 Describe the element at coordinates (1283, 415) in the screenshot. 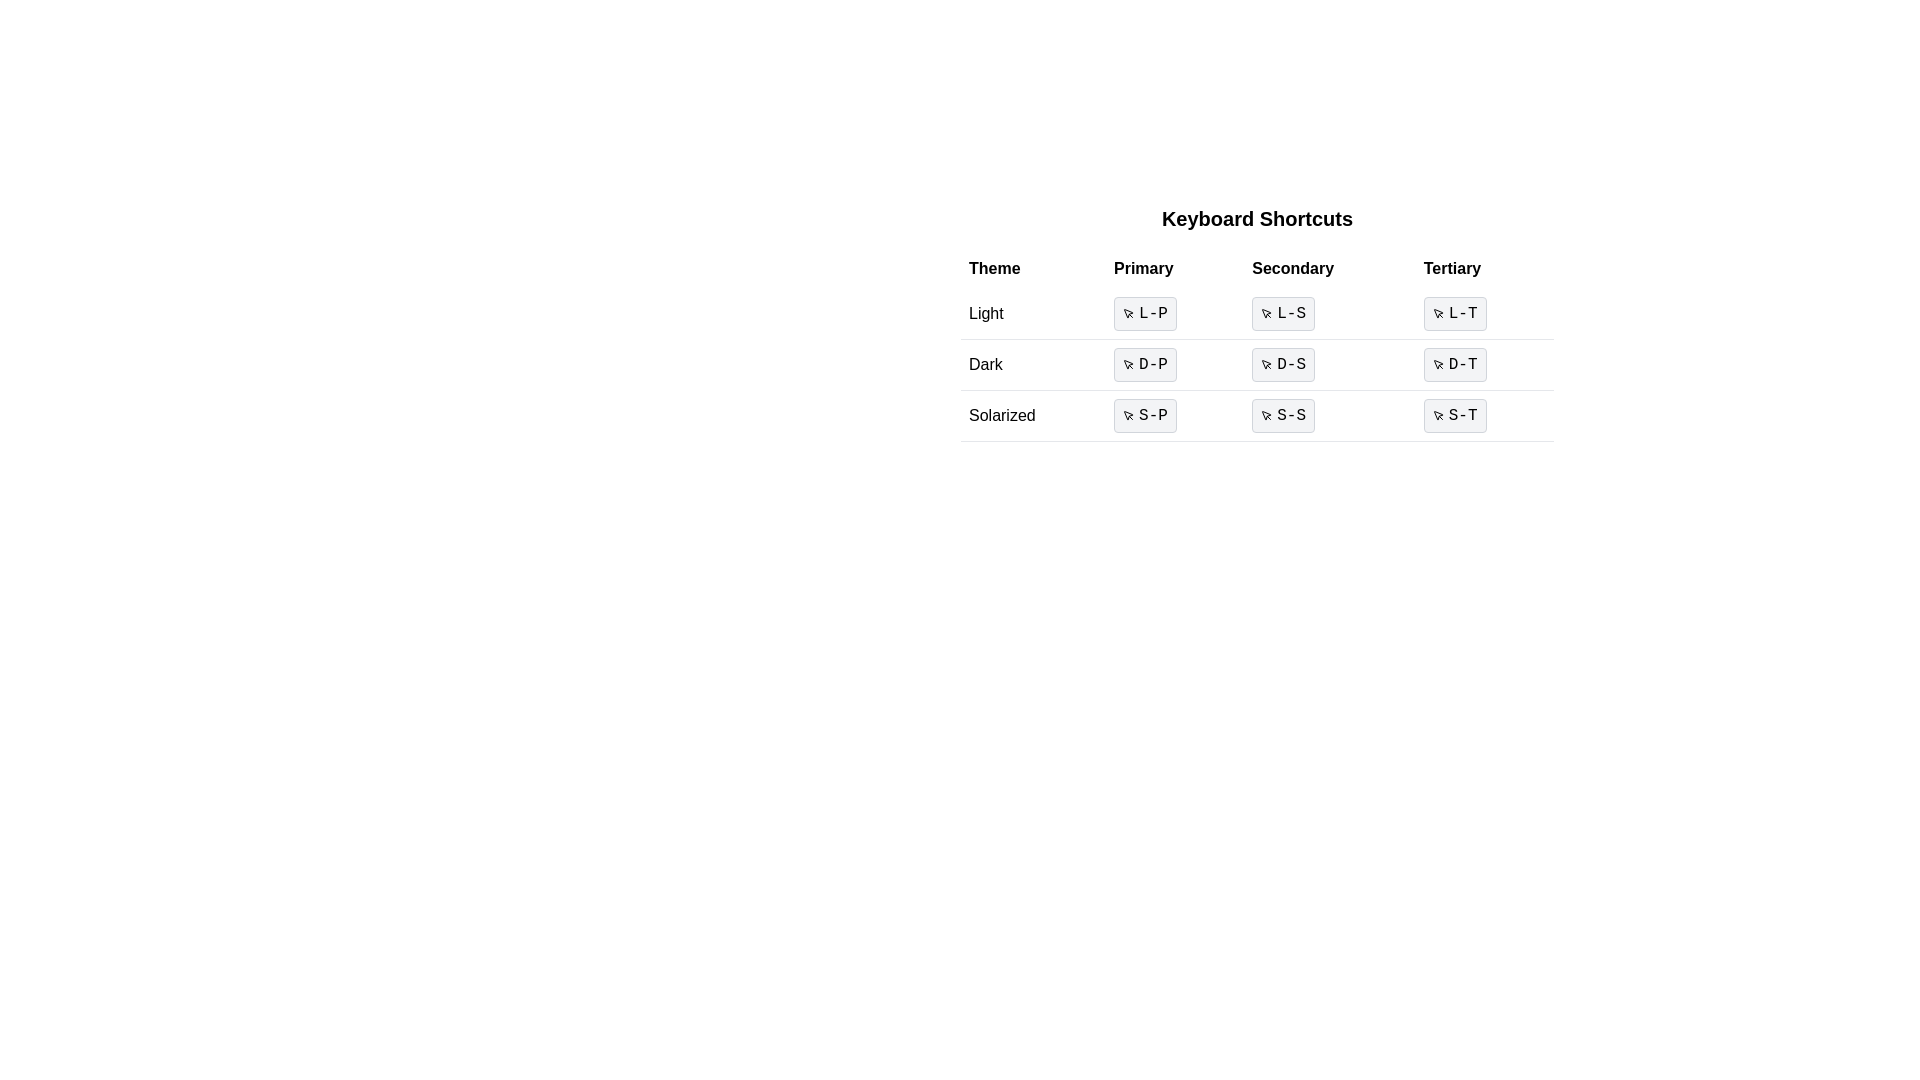

I see `the static label with an icon resembling a mouse pointer and the text 'S-S' in bold black font, which is the second button in the last row labeled 'Solarized' under the 'Secondary' column` at that location.